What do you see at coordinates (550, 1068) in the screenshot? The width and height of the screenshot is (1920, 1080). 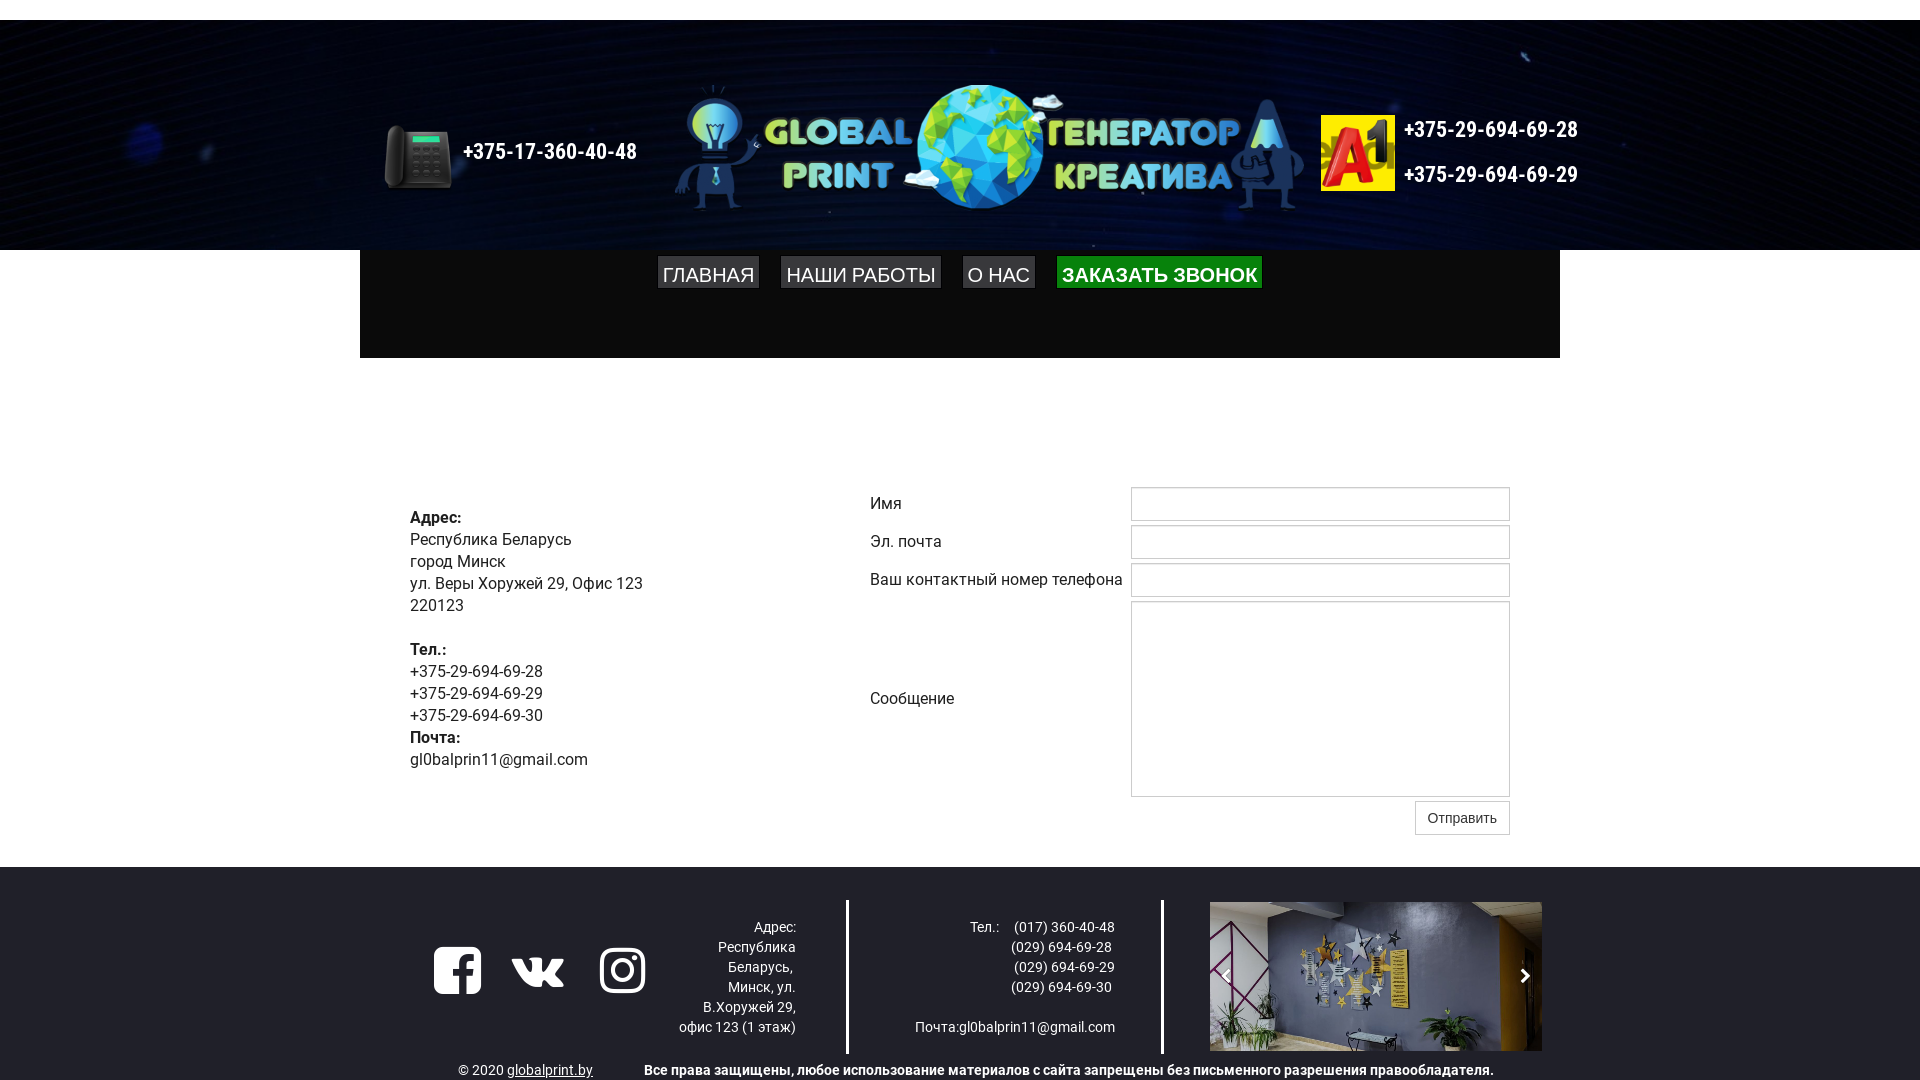 I see `'globalprint.by'` at bounding box center [550, 1068].